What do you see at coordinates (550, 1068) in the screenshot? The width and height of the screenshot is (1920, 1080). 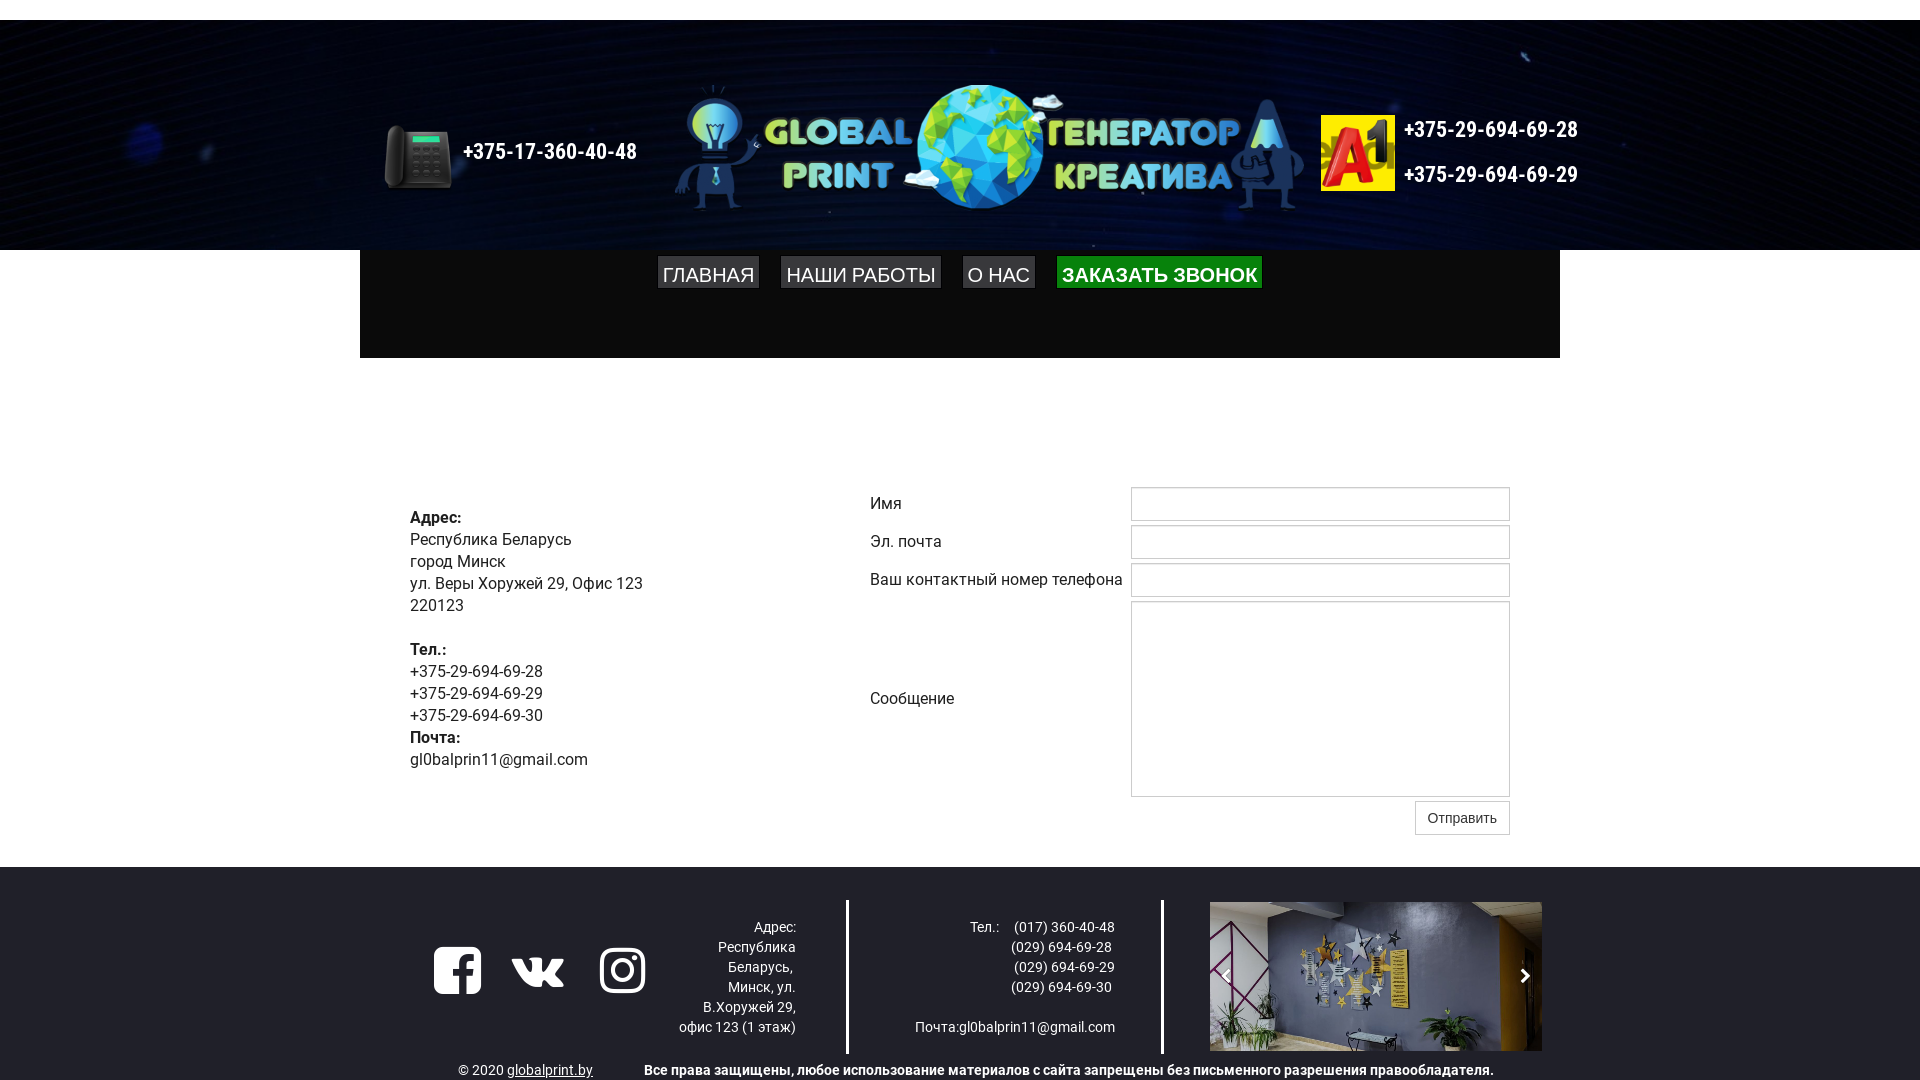 I see `'globalprint.by'` at bounding box center [550, 1068].